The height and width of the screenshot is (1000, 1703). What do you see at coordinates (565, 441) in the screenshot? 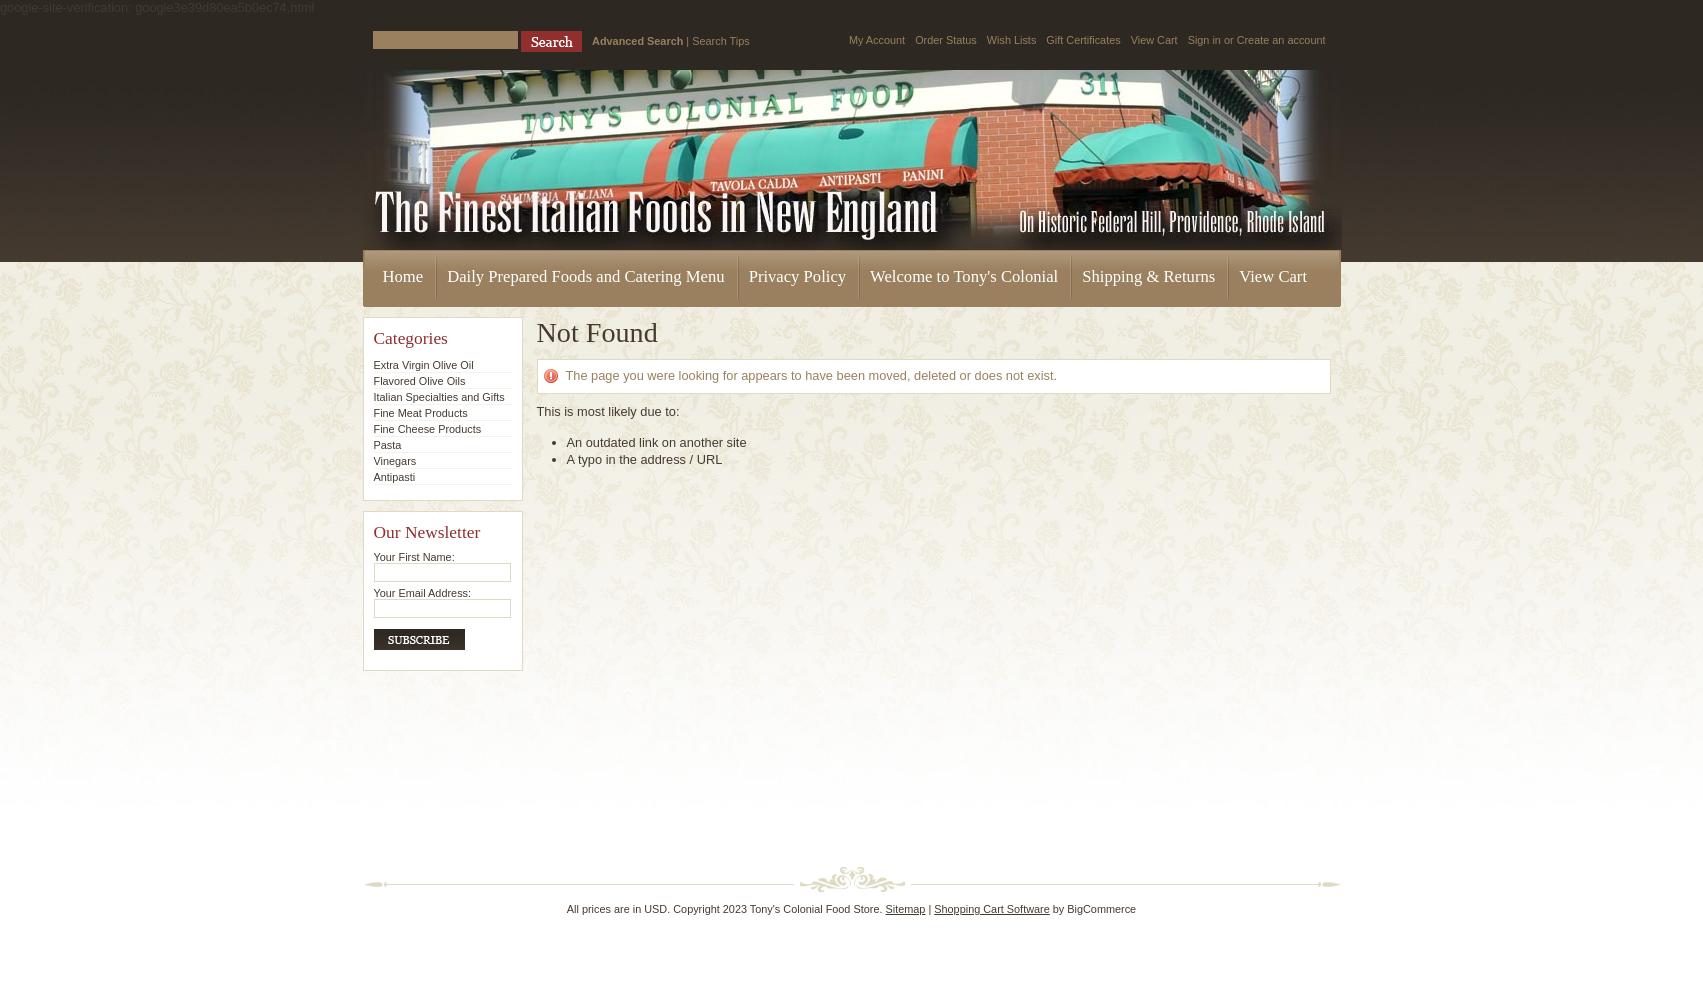
I see `'An outdated link on another site'` at bounding box center [565, 441].